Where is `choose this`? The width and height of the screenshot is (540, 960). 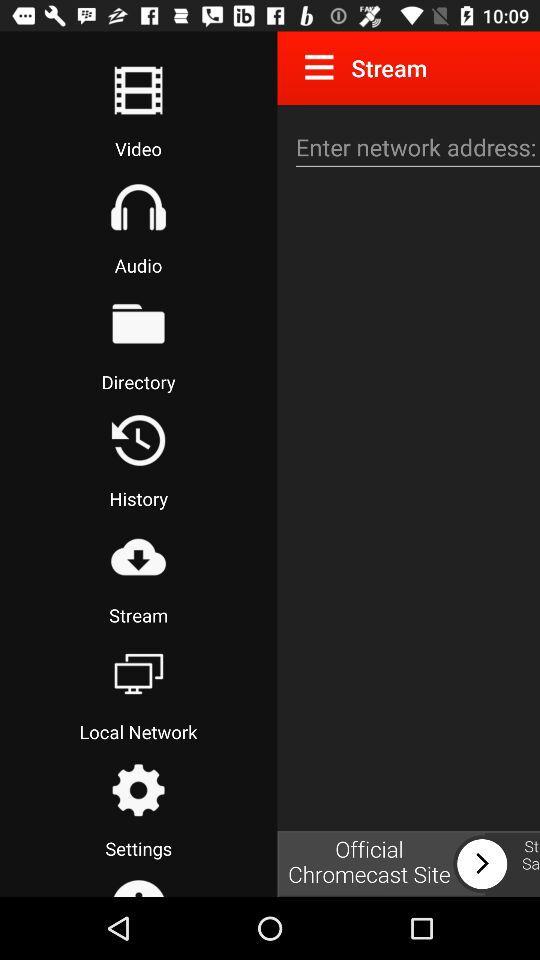
choose this is located at coordinates (137, 673).